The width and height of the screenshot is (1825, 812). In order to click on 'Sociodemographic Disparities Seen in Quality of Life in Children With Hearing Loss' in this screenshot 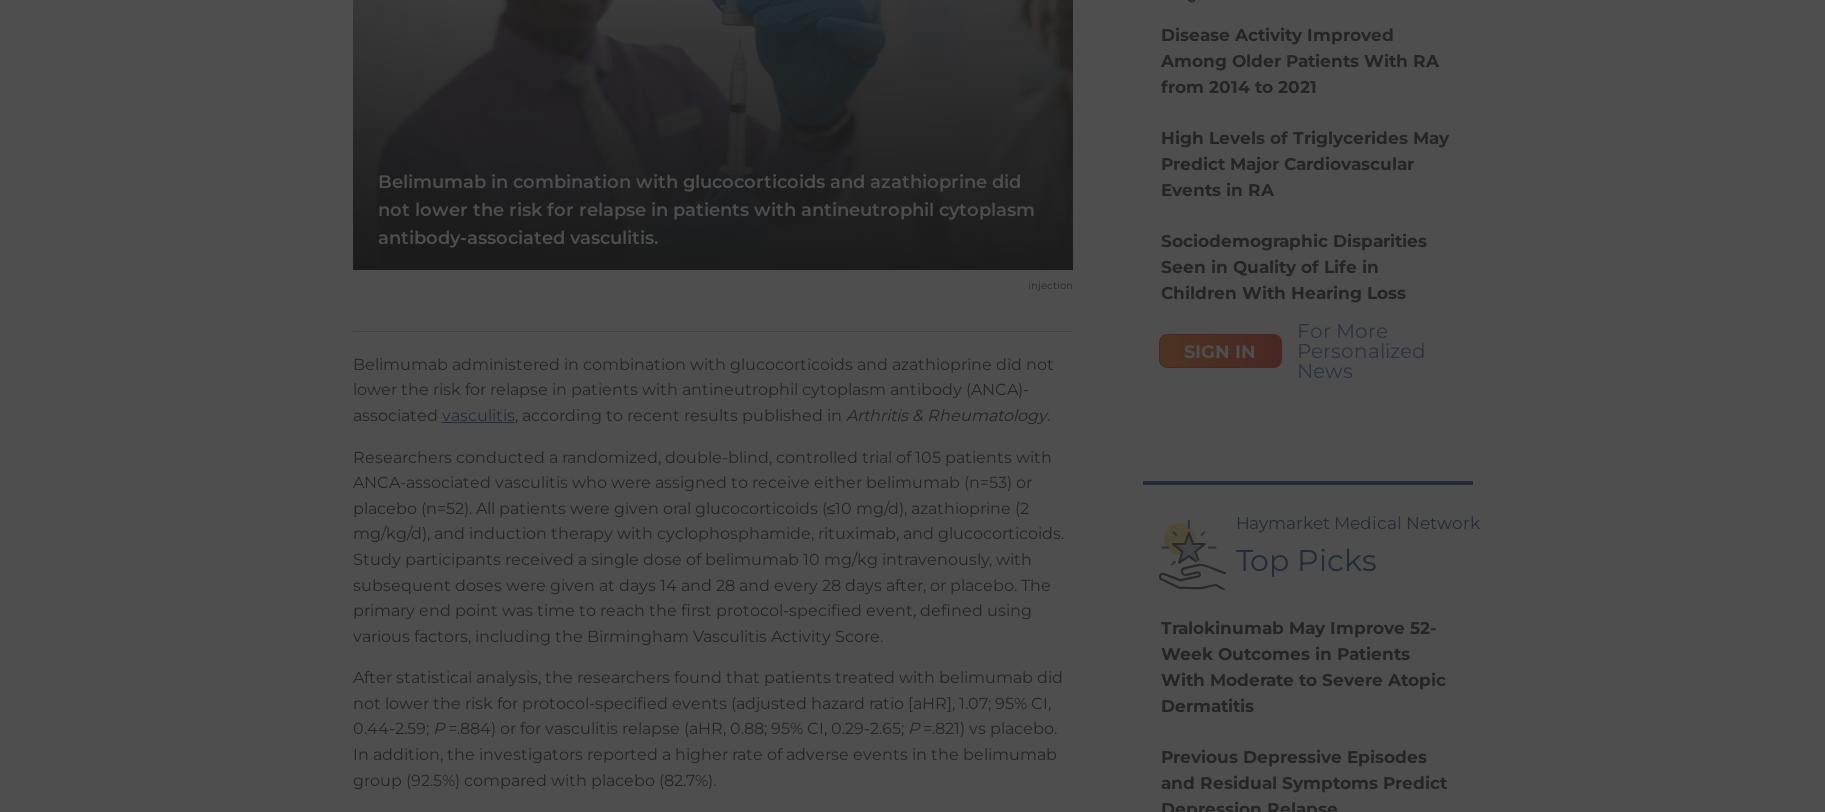, I will do `click(1158, 266)`.